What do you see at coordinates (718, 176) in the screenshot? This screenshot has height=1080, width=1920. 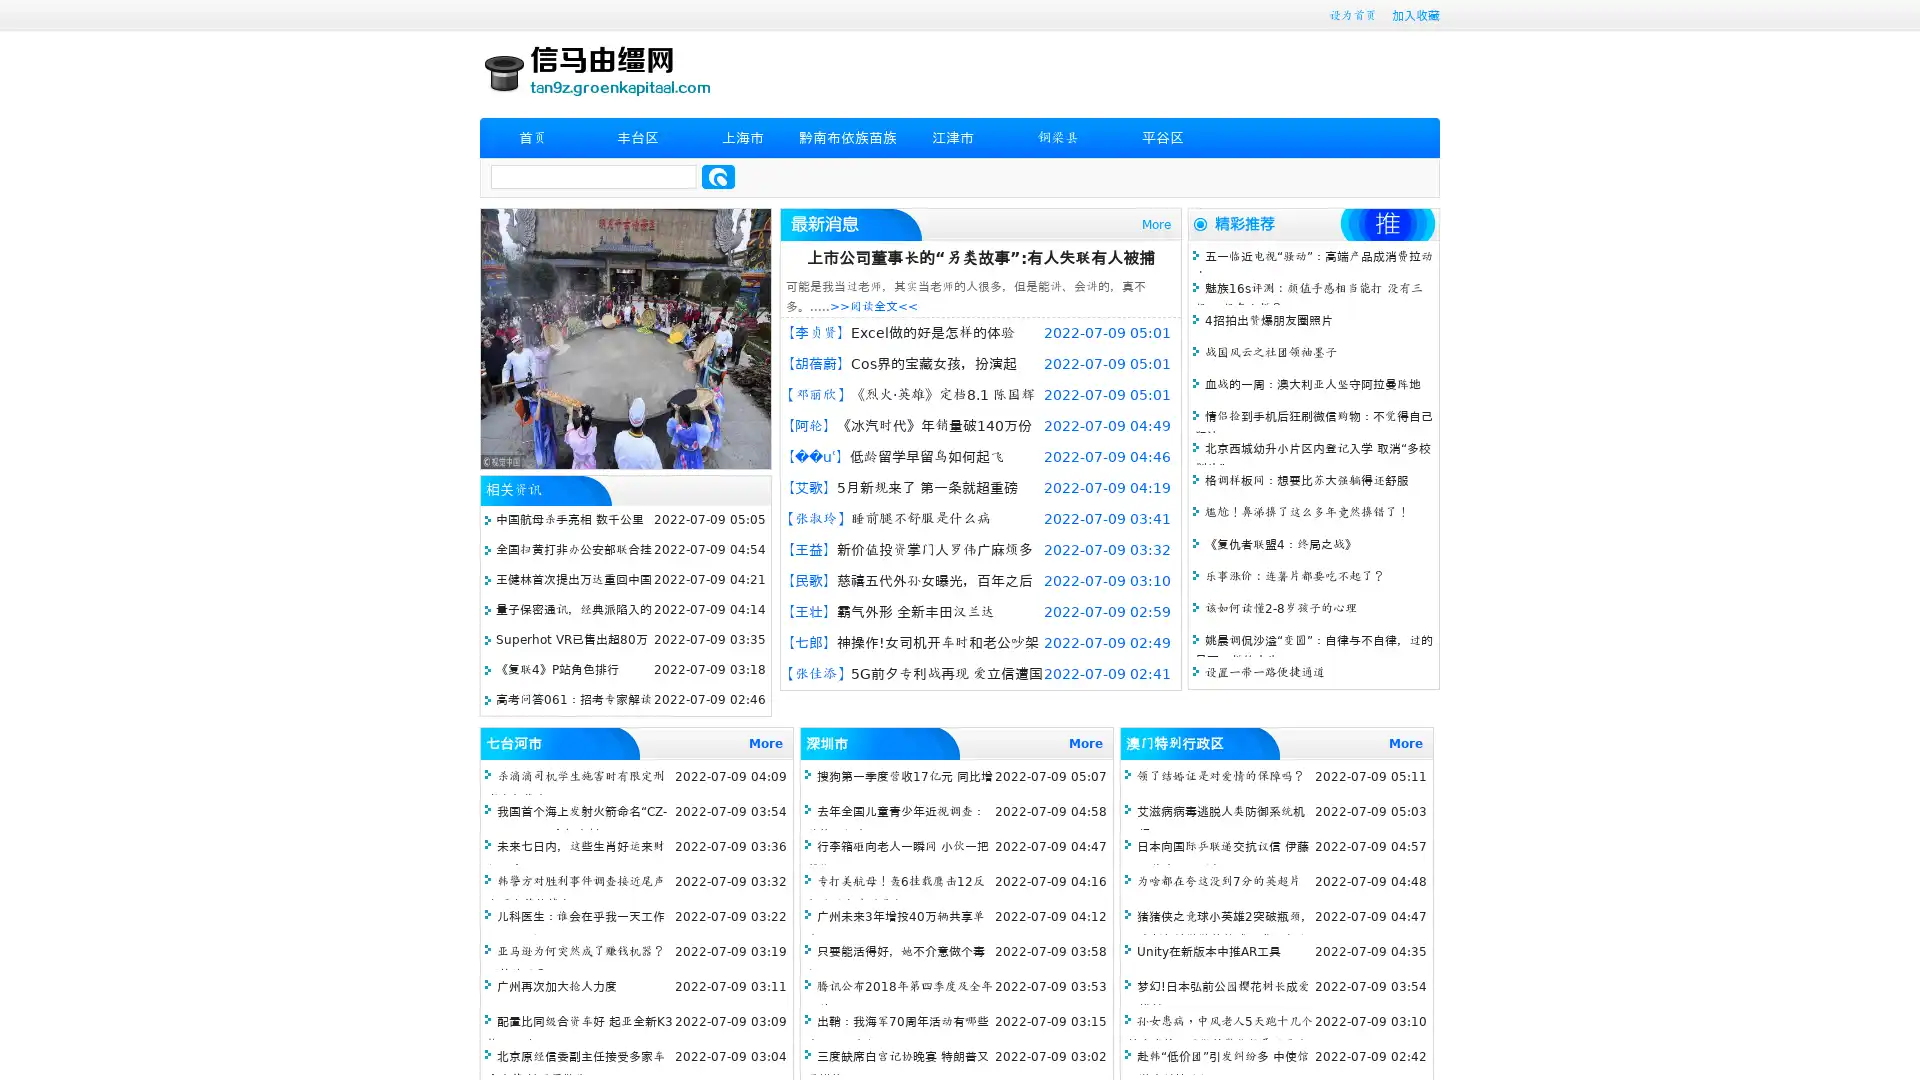 I see `Search` at bounding box center [718, 176].